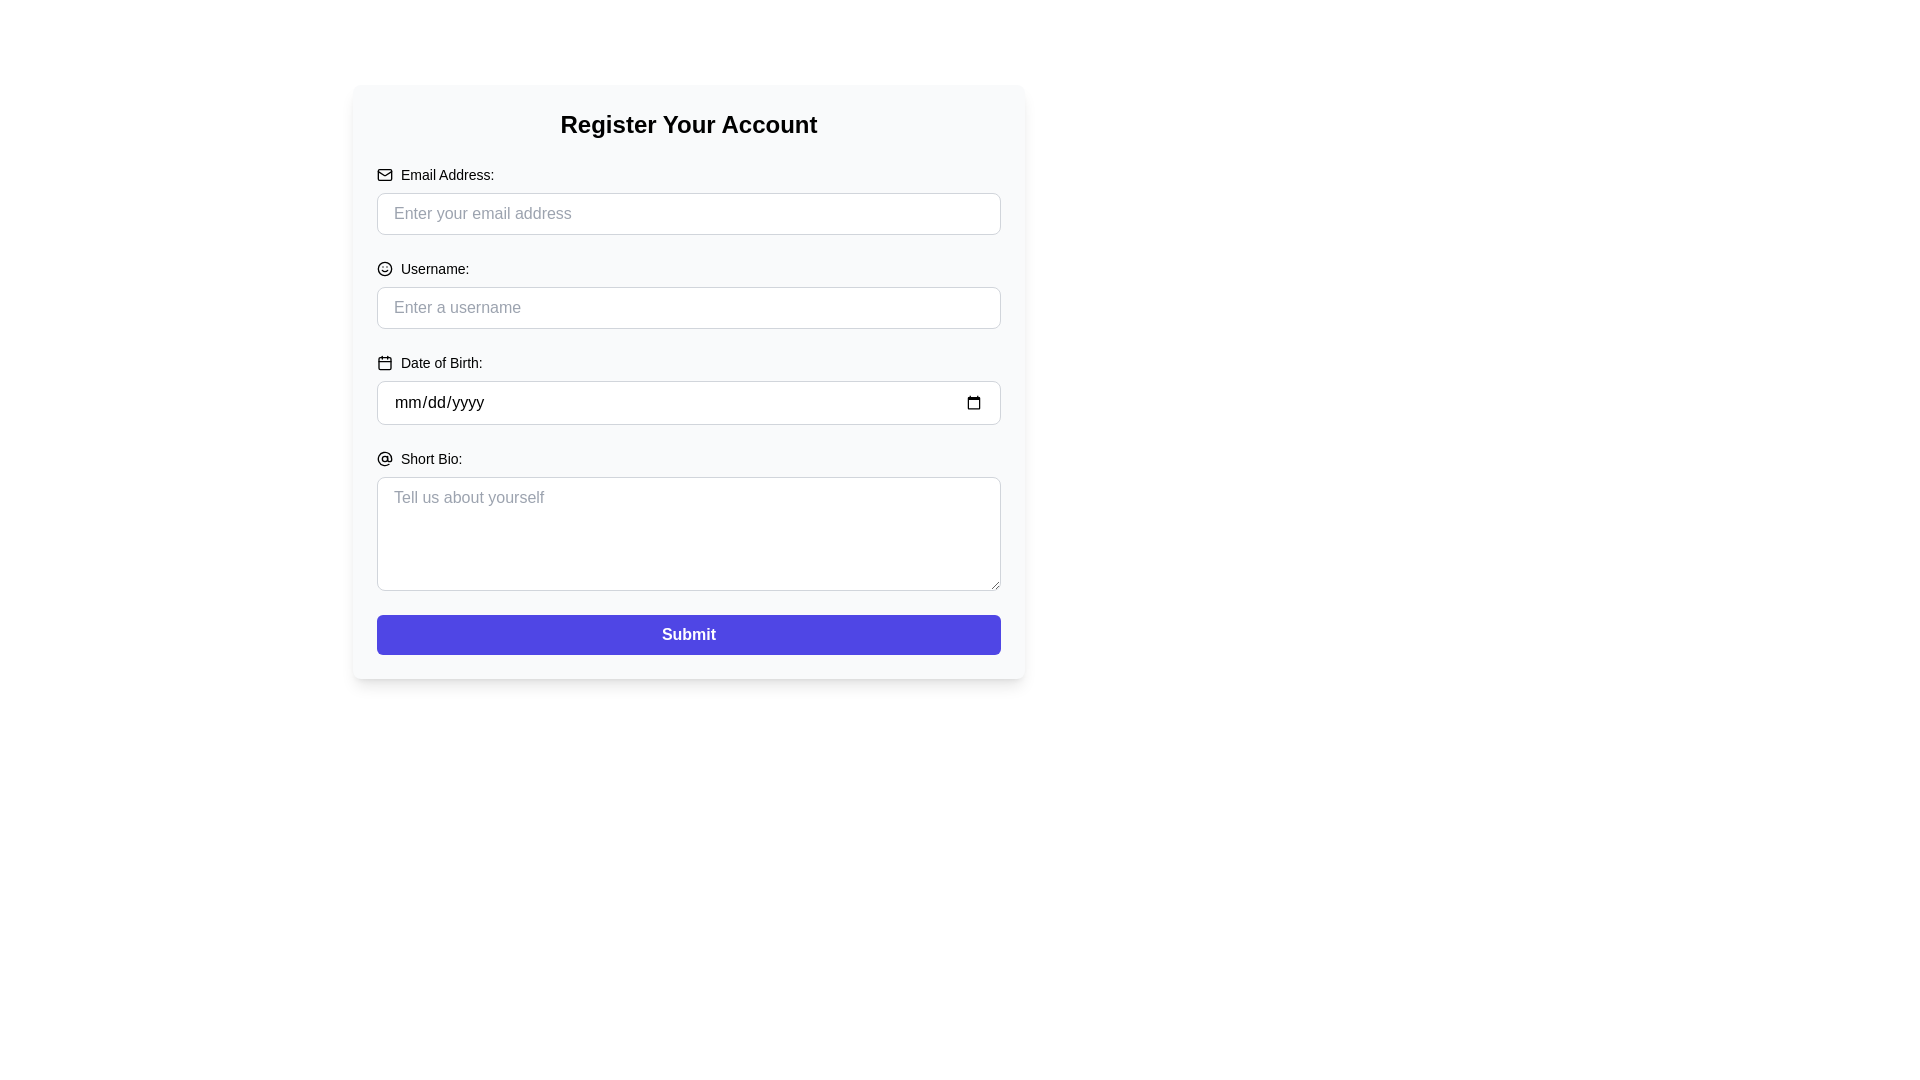 The width and height of the screenshot is (1920, 1080). What do you see at coordinates (384, 362) in the screenshot?
I see `the center of the calendar icon, which is a small square with rounded corners and a minimalist grid design` at bounding box center [384, 362].